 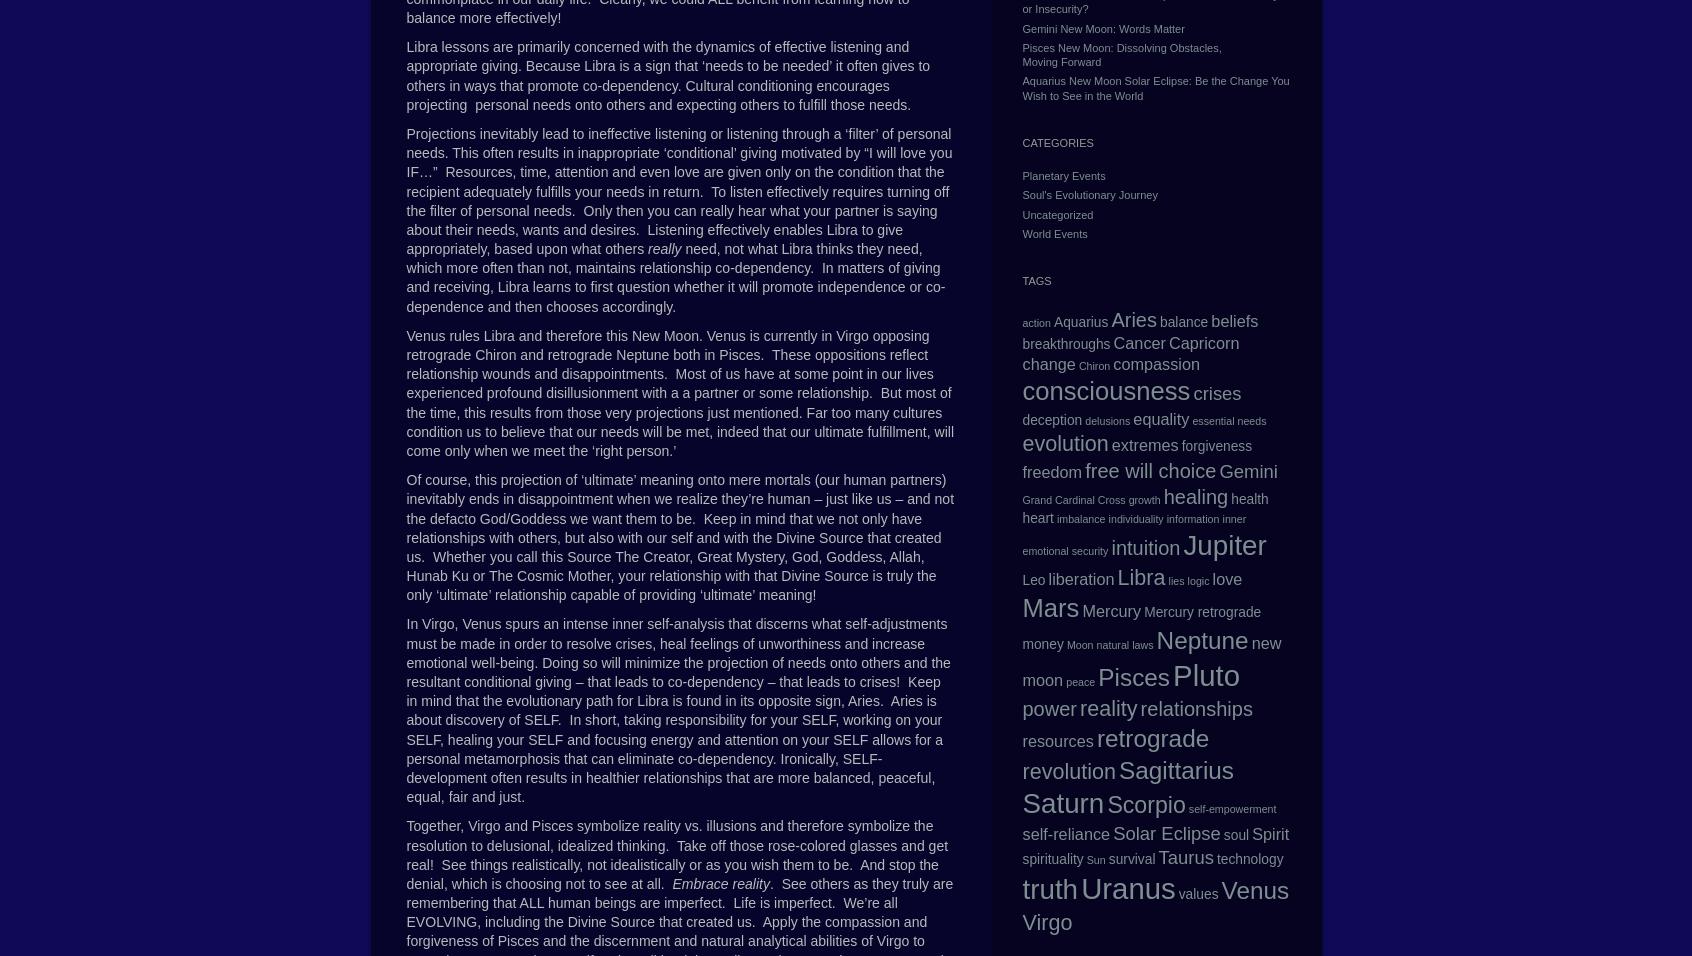 What do you see at coordinates (1047, 364) in the screenshot?
I see `'change'` at bounding box center [1047, 364].